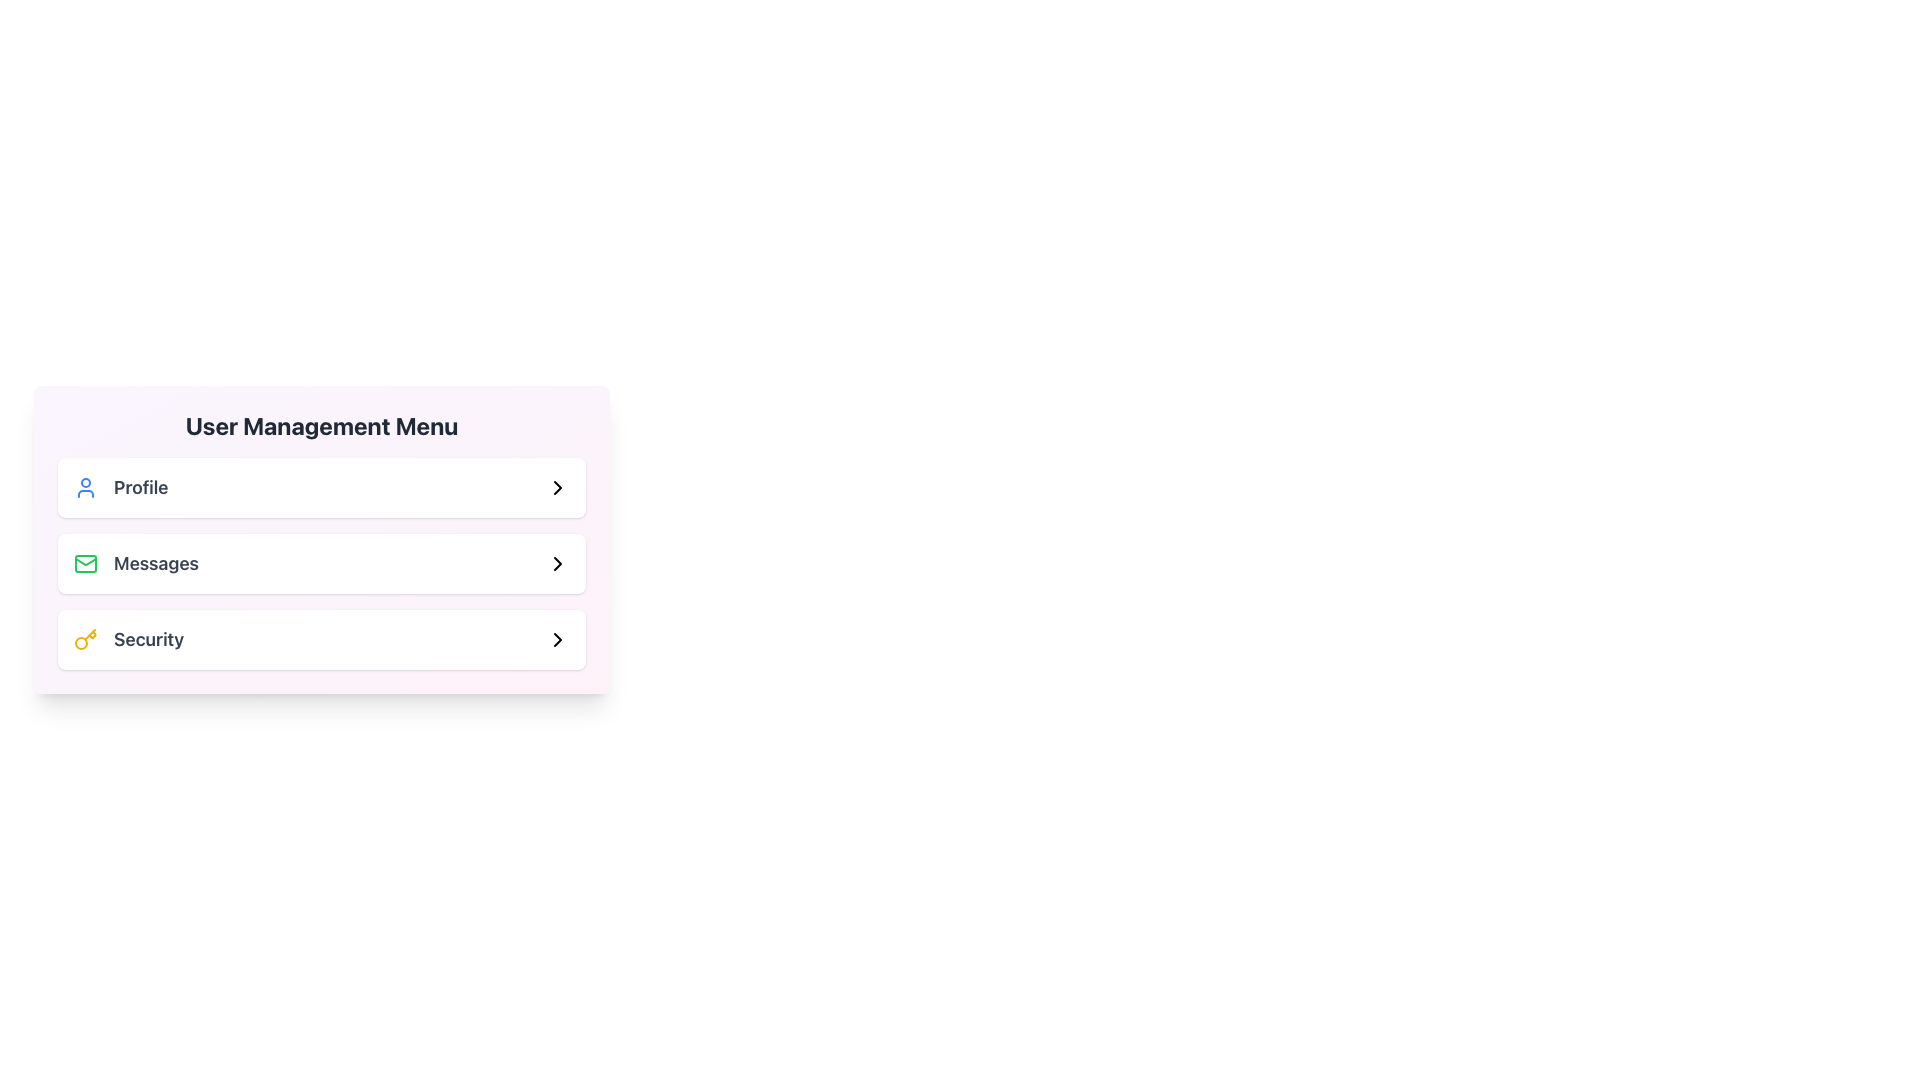 This screenshot has height=1080, width=1920. Describe the element at coordinates (321, 488) in the screenshot. I see `the 'Profile' menu item, which is the first item in the 'User Management Menu' section` at that location.